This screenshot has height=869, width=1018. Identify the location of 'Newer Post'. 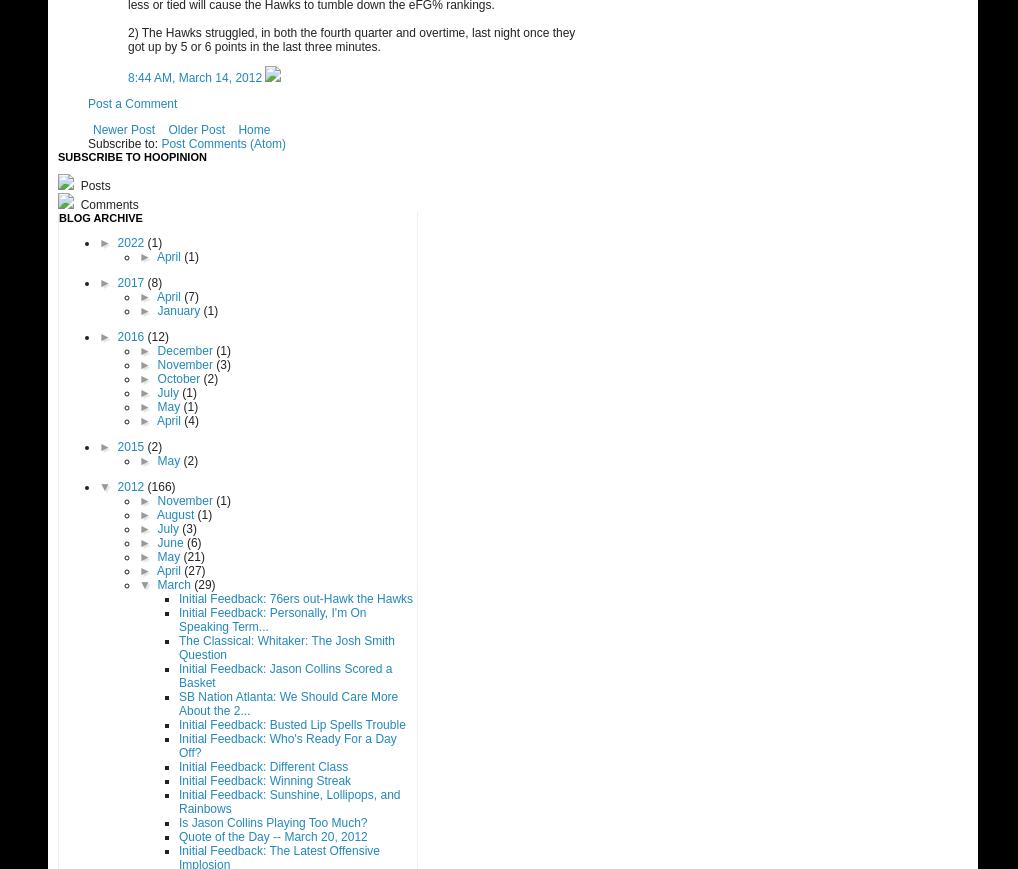
(122, 129).